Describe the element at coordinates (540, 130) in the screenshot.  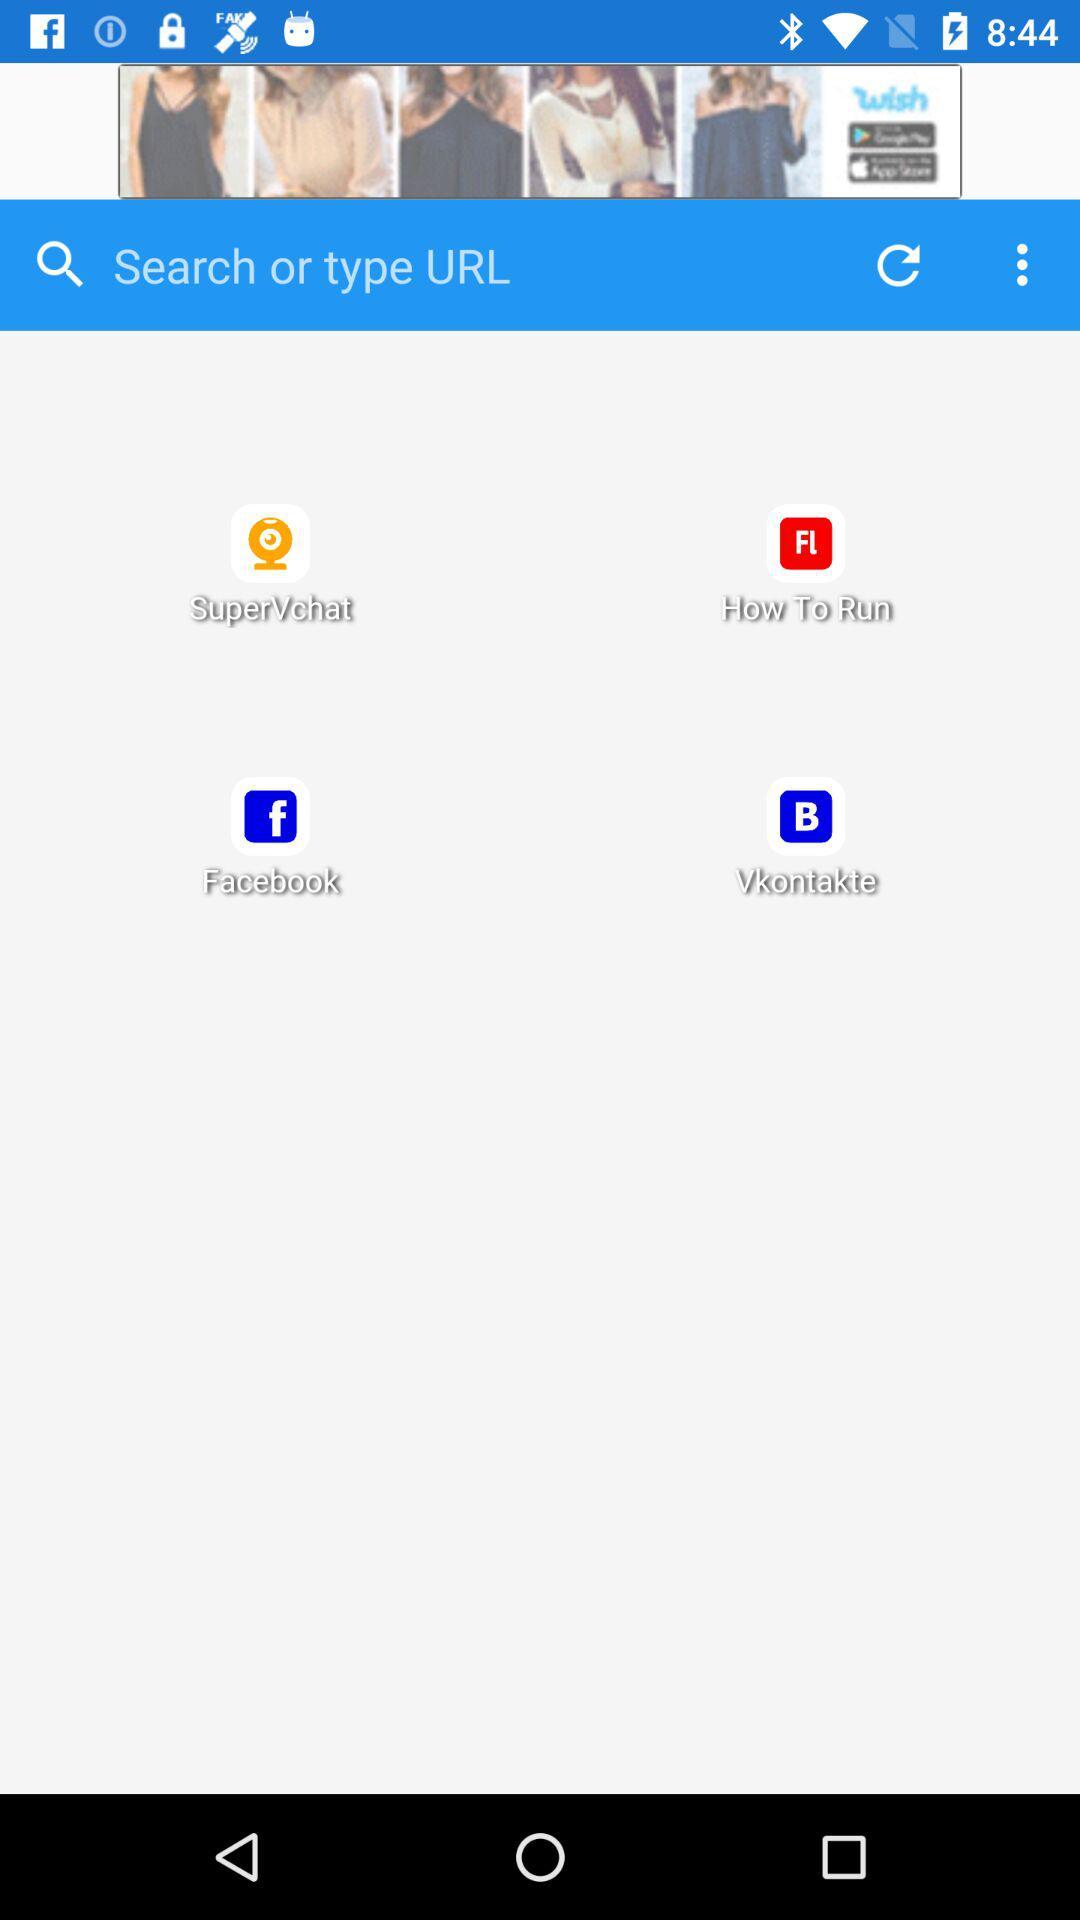
I see `advertisement` at that location.